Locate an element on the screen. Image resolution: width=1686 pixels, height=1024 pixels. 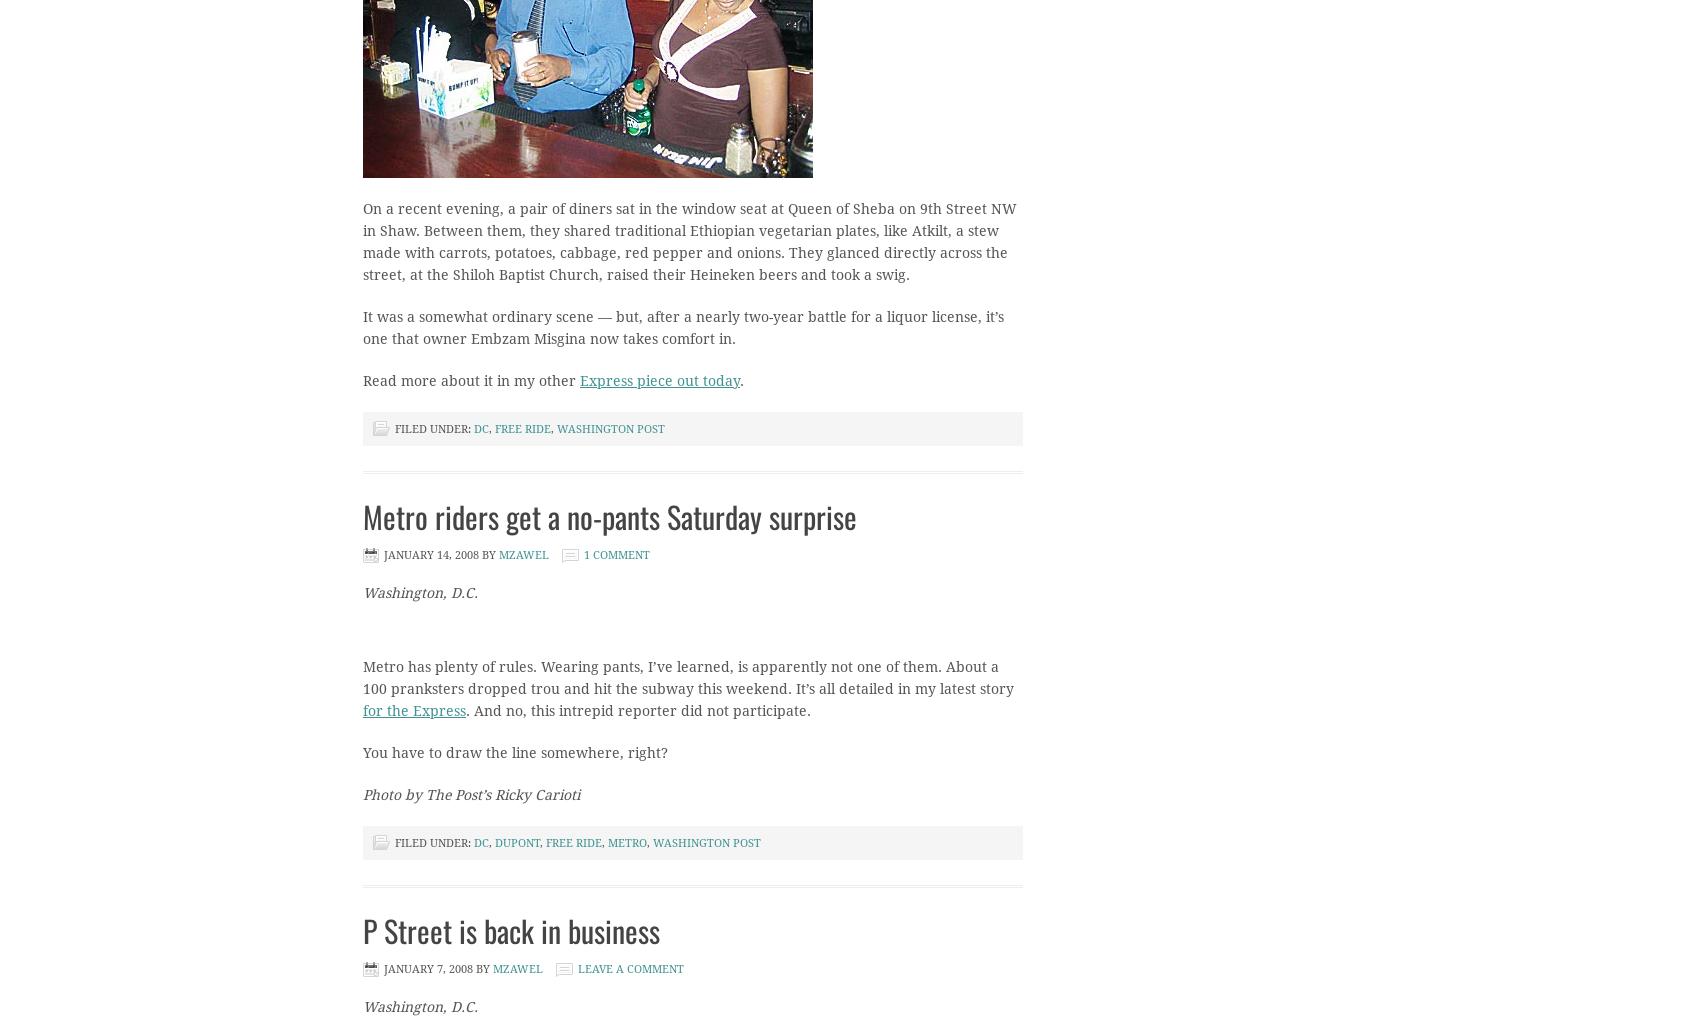
'P Street is back in business' is located at coordinates (511, 929).